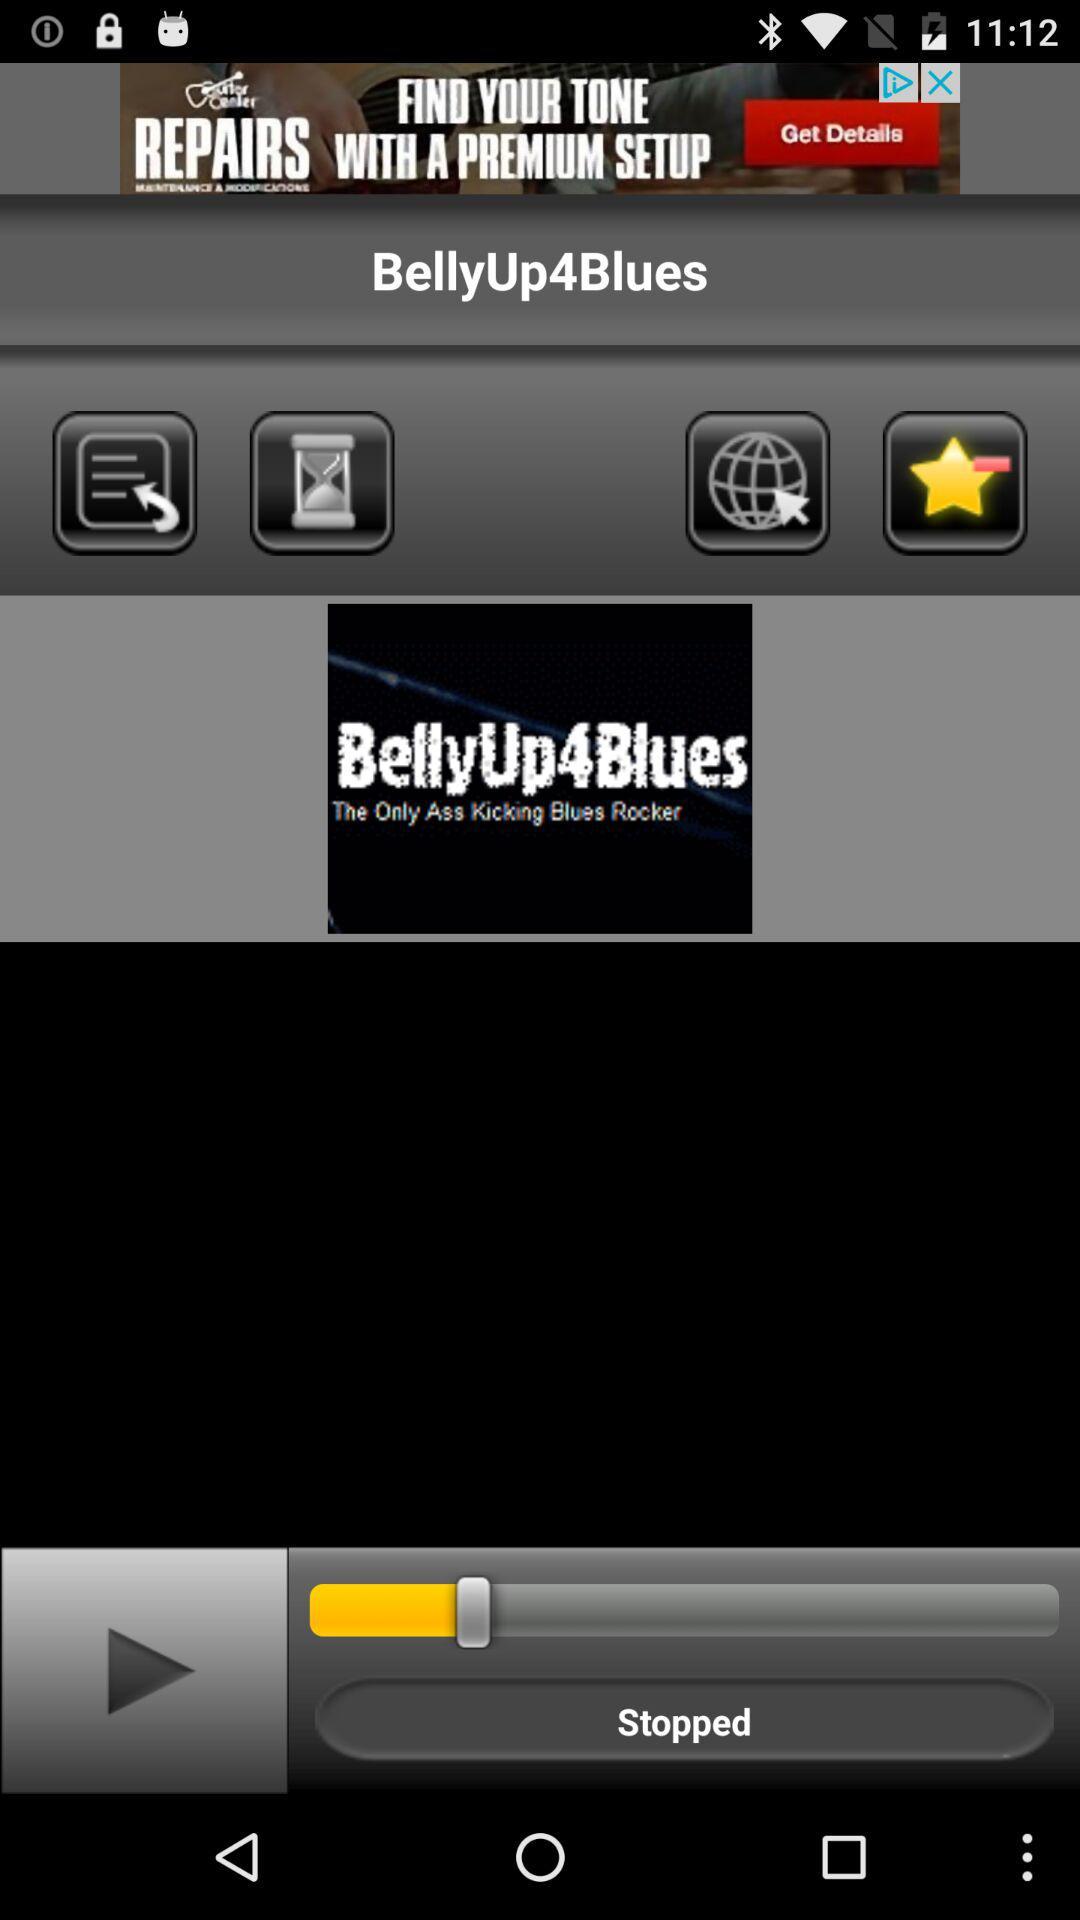  I want to click on the globe icon, so click(757, 517).